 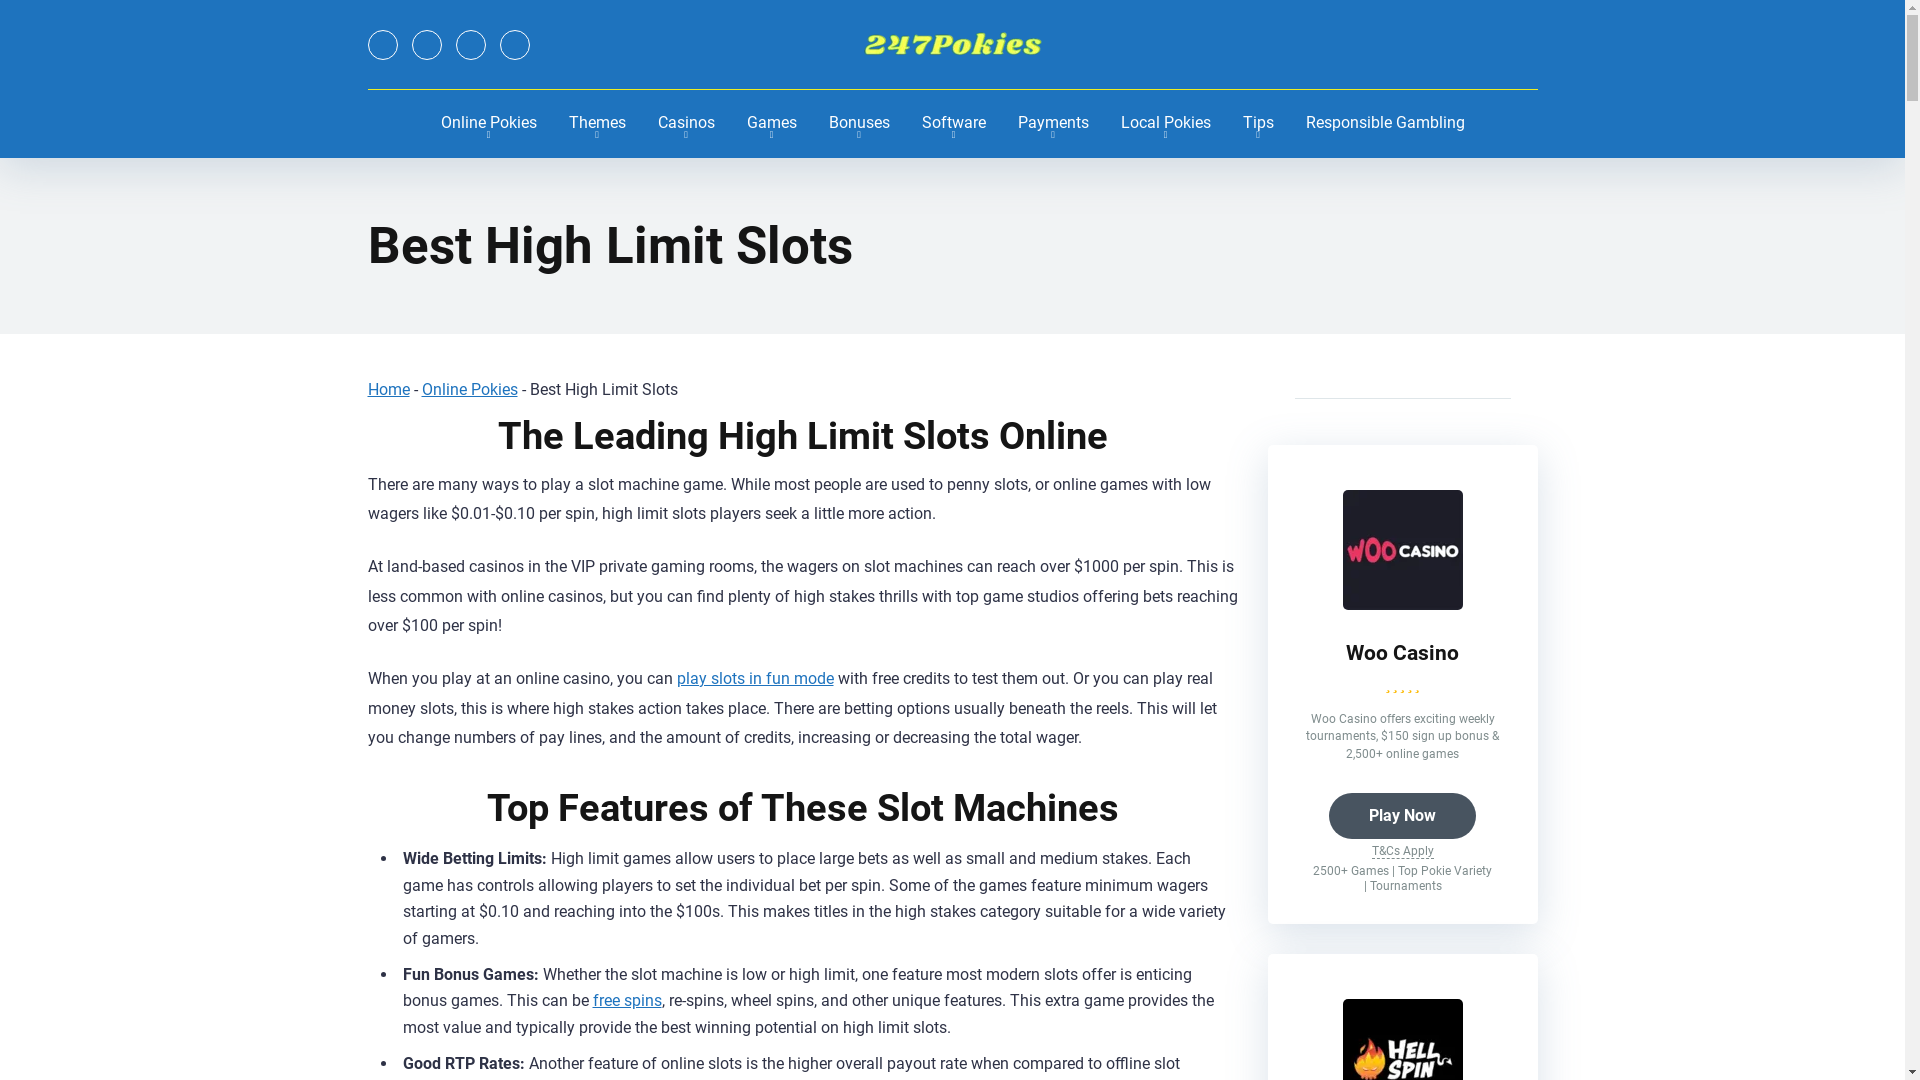 What do you see at coordinates (953, 123) in the screenshot?
I see `'Software'` at bounding box center [953, 123].